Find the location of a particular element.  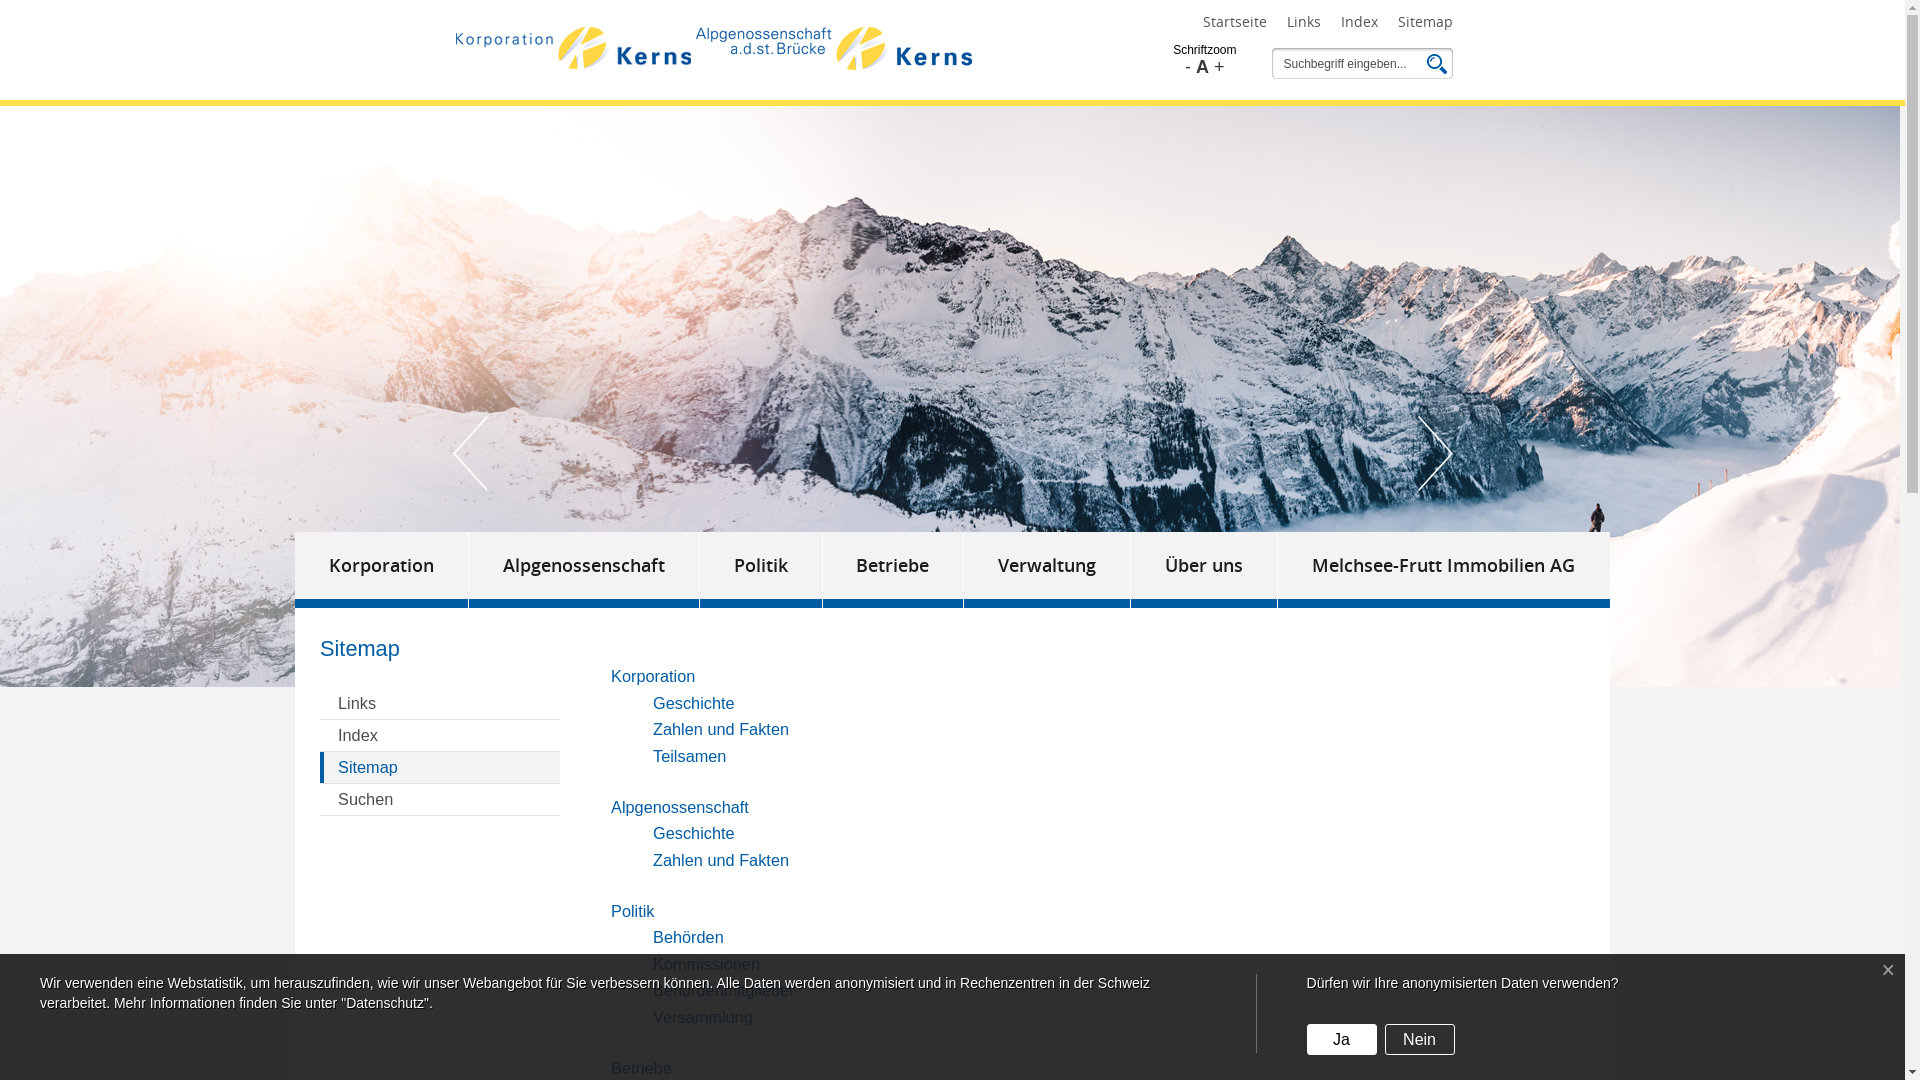

'Links' is located at coordinates (1302, 23).